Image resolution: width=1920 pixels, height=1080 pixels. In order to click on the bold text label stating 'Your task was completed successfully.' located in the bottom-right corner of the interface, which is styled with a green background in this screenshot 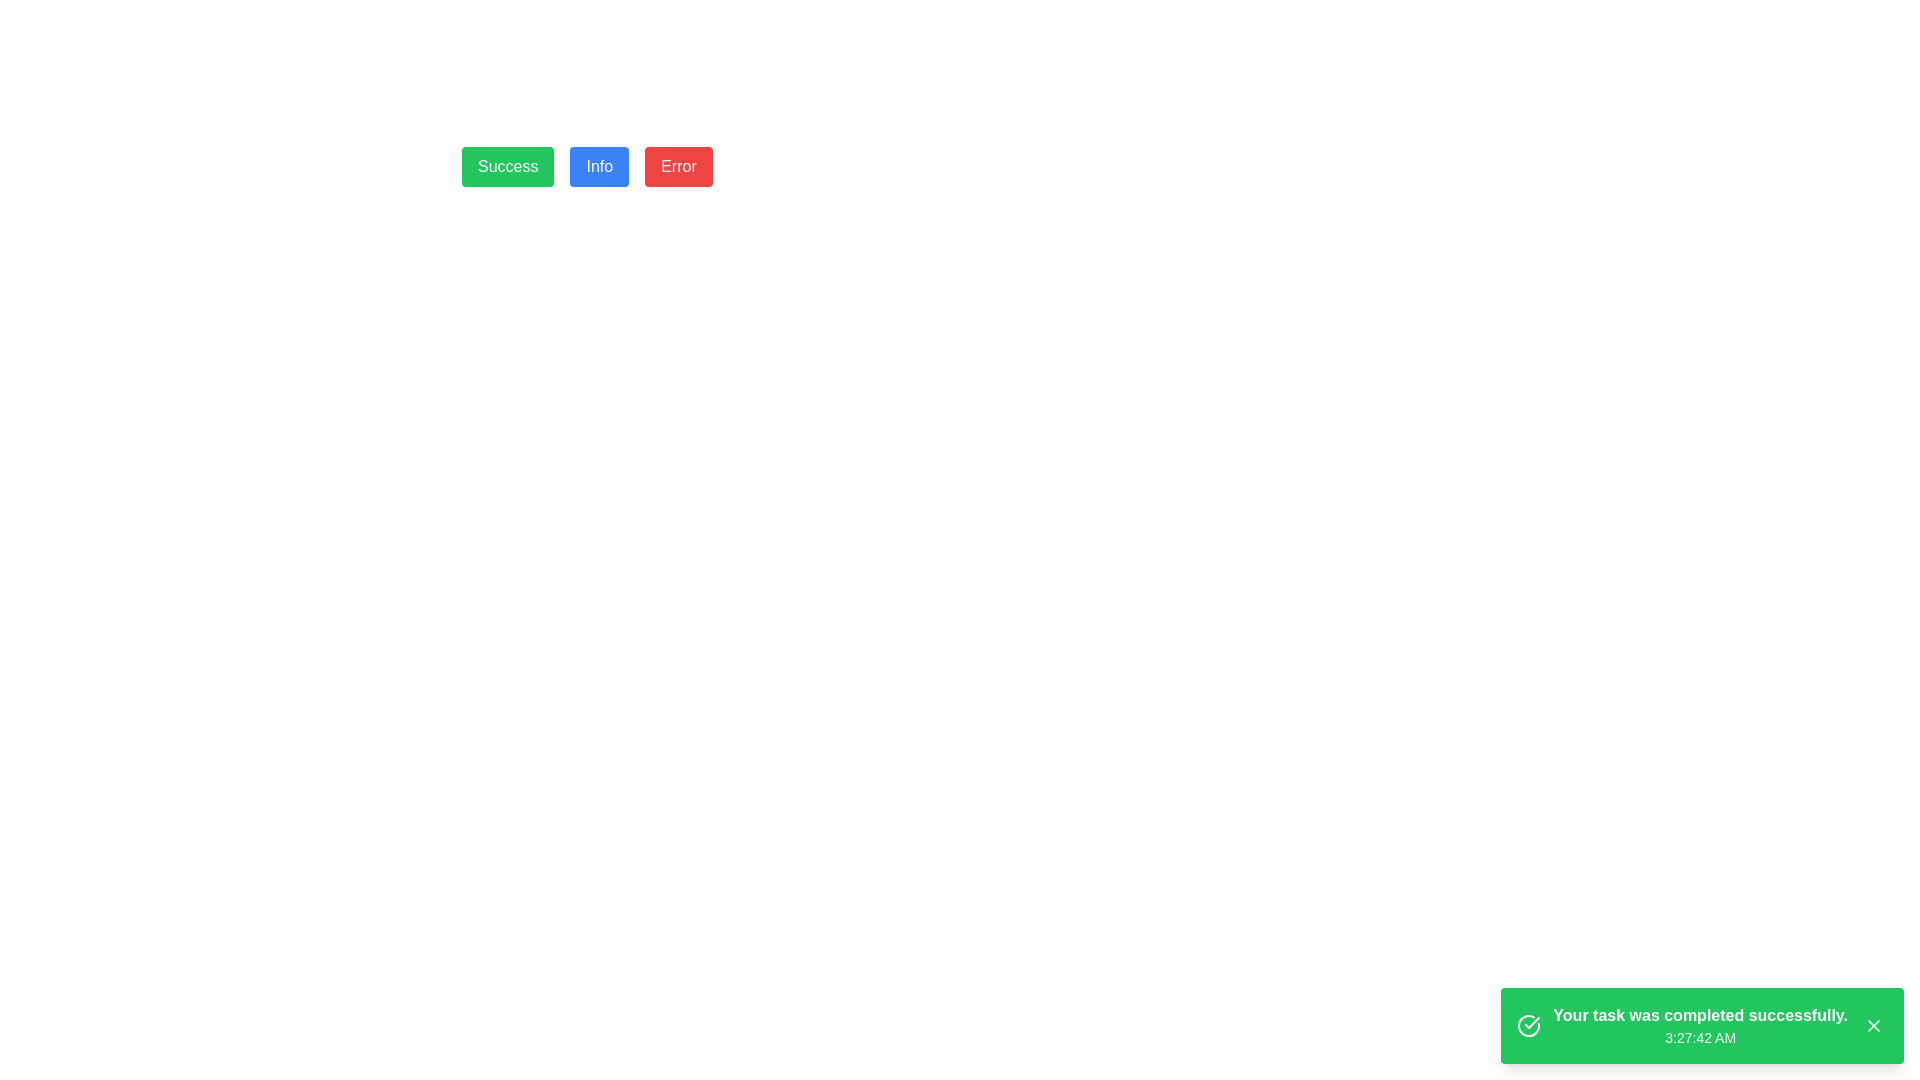, I will do `click(1699, 1015)`.